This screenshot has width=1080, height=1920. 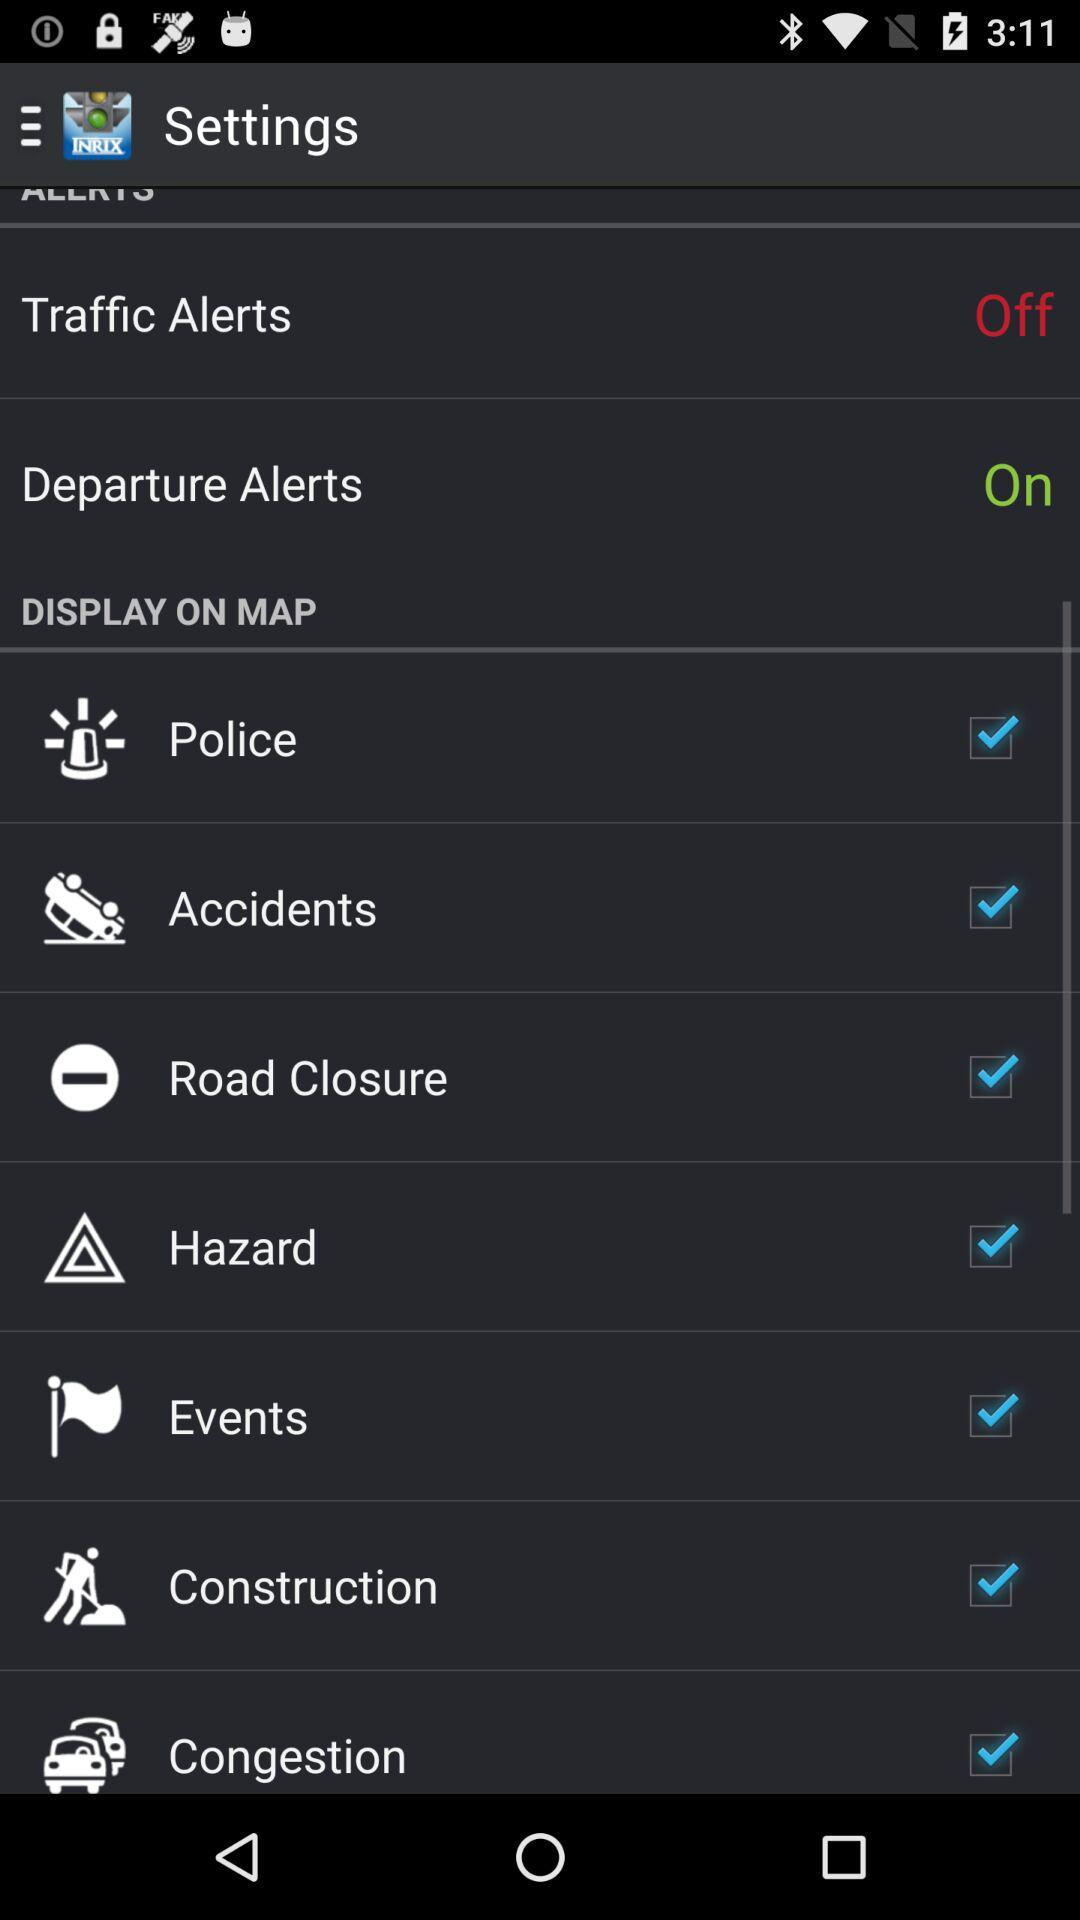 I want to click on the icon below the events, so click(x=303, y=1584).